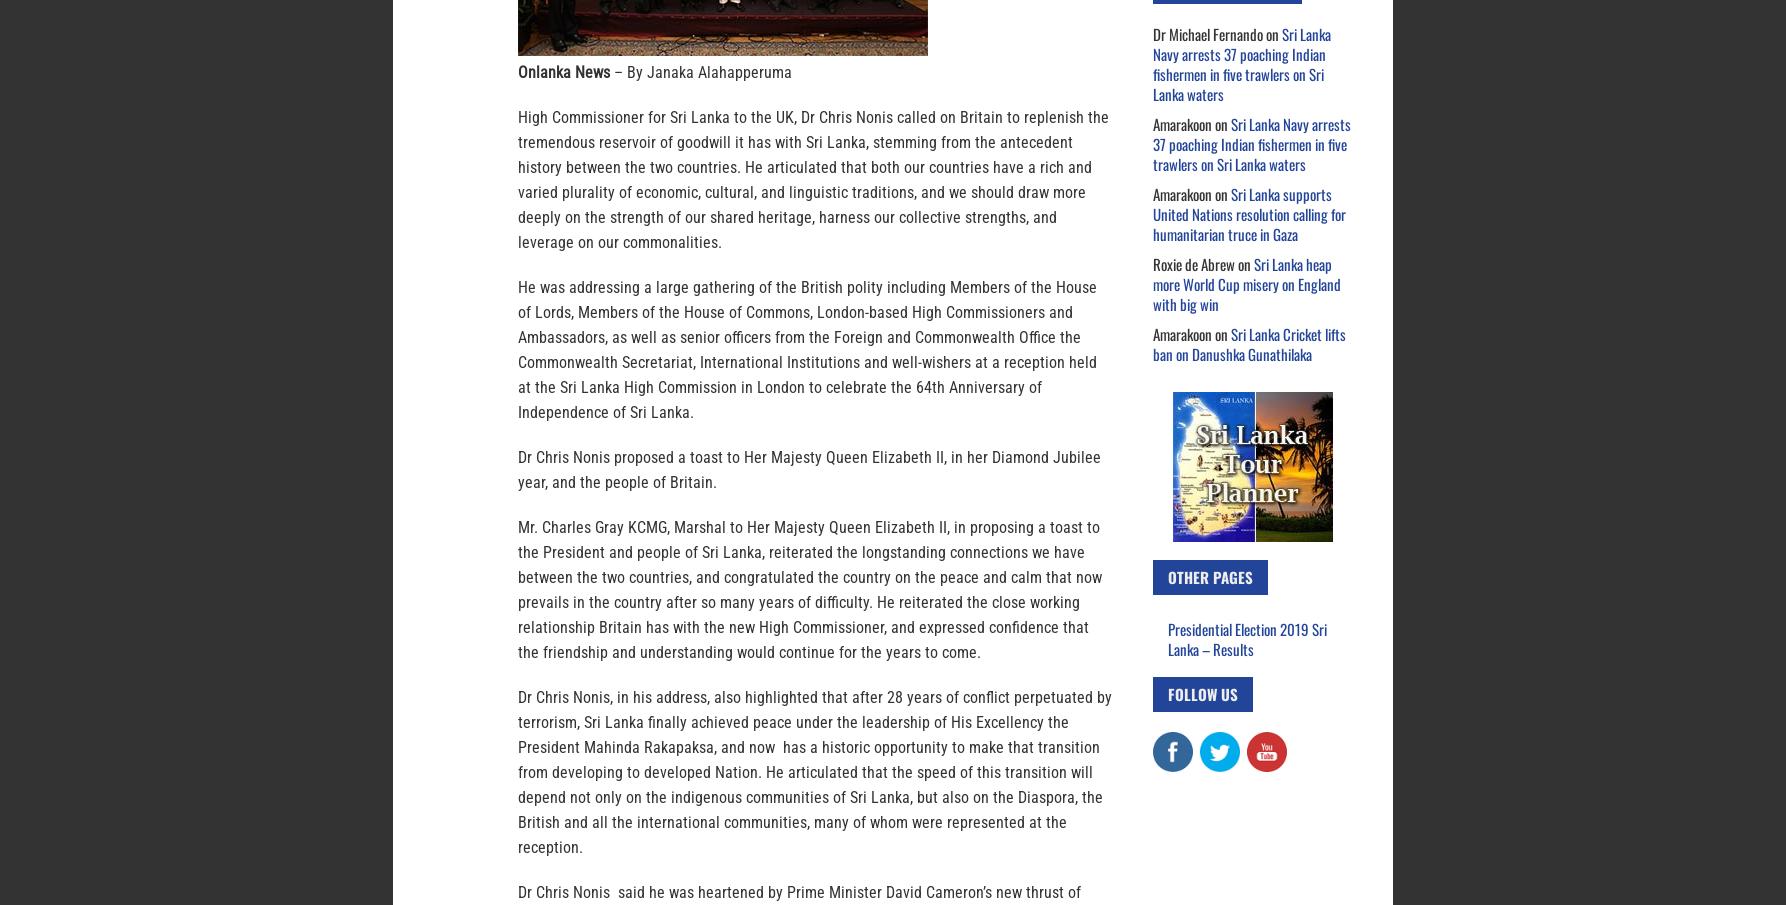 The height and width of the screenshot is (905, 1786). What do you see at coordinates (1249, 213) in the screenshot?
I see `'Sri Lanka supports United Nations resolution calling for humanitarian truce in Gaza'` at bounding box center [1249, 213].